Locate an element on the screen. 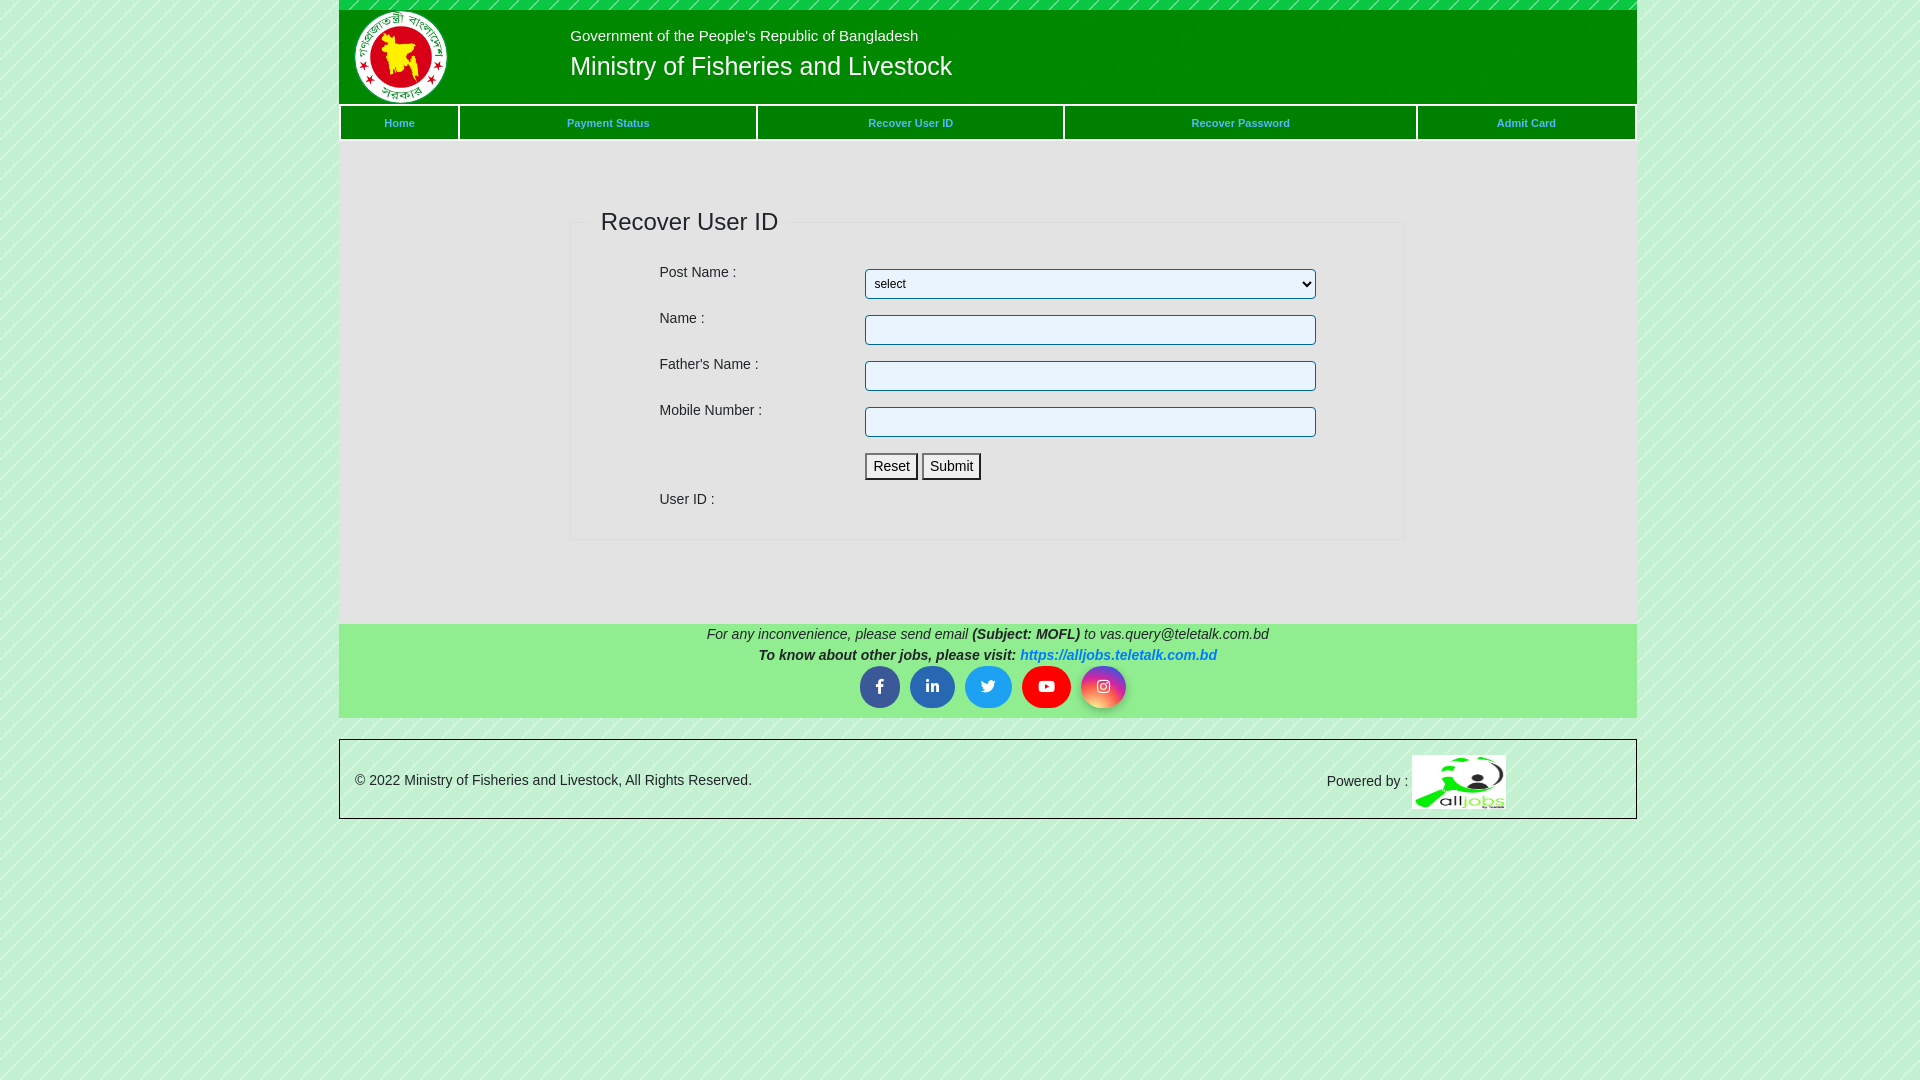  'Twitter' is located at coordinates (964, 686).